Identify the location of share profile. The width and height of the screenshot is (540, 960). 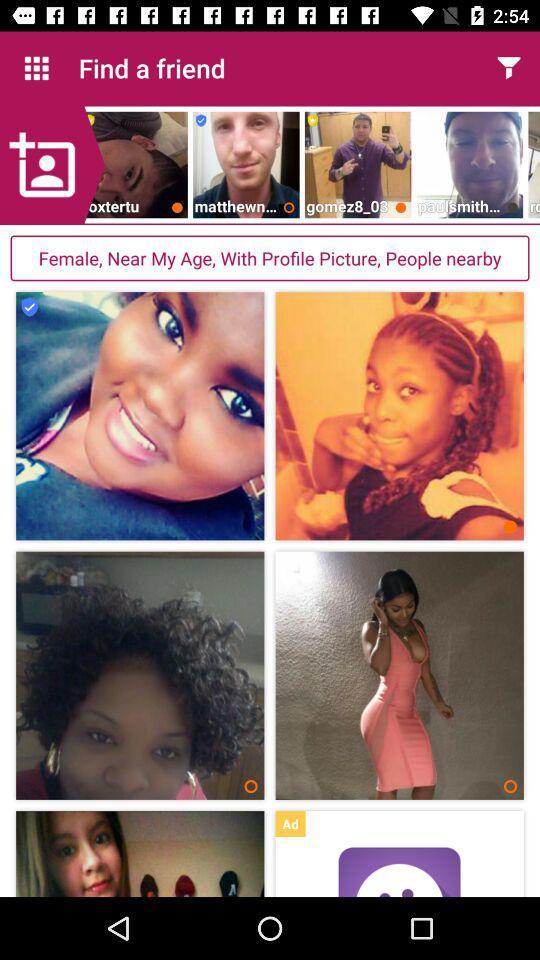
(508, 68).